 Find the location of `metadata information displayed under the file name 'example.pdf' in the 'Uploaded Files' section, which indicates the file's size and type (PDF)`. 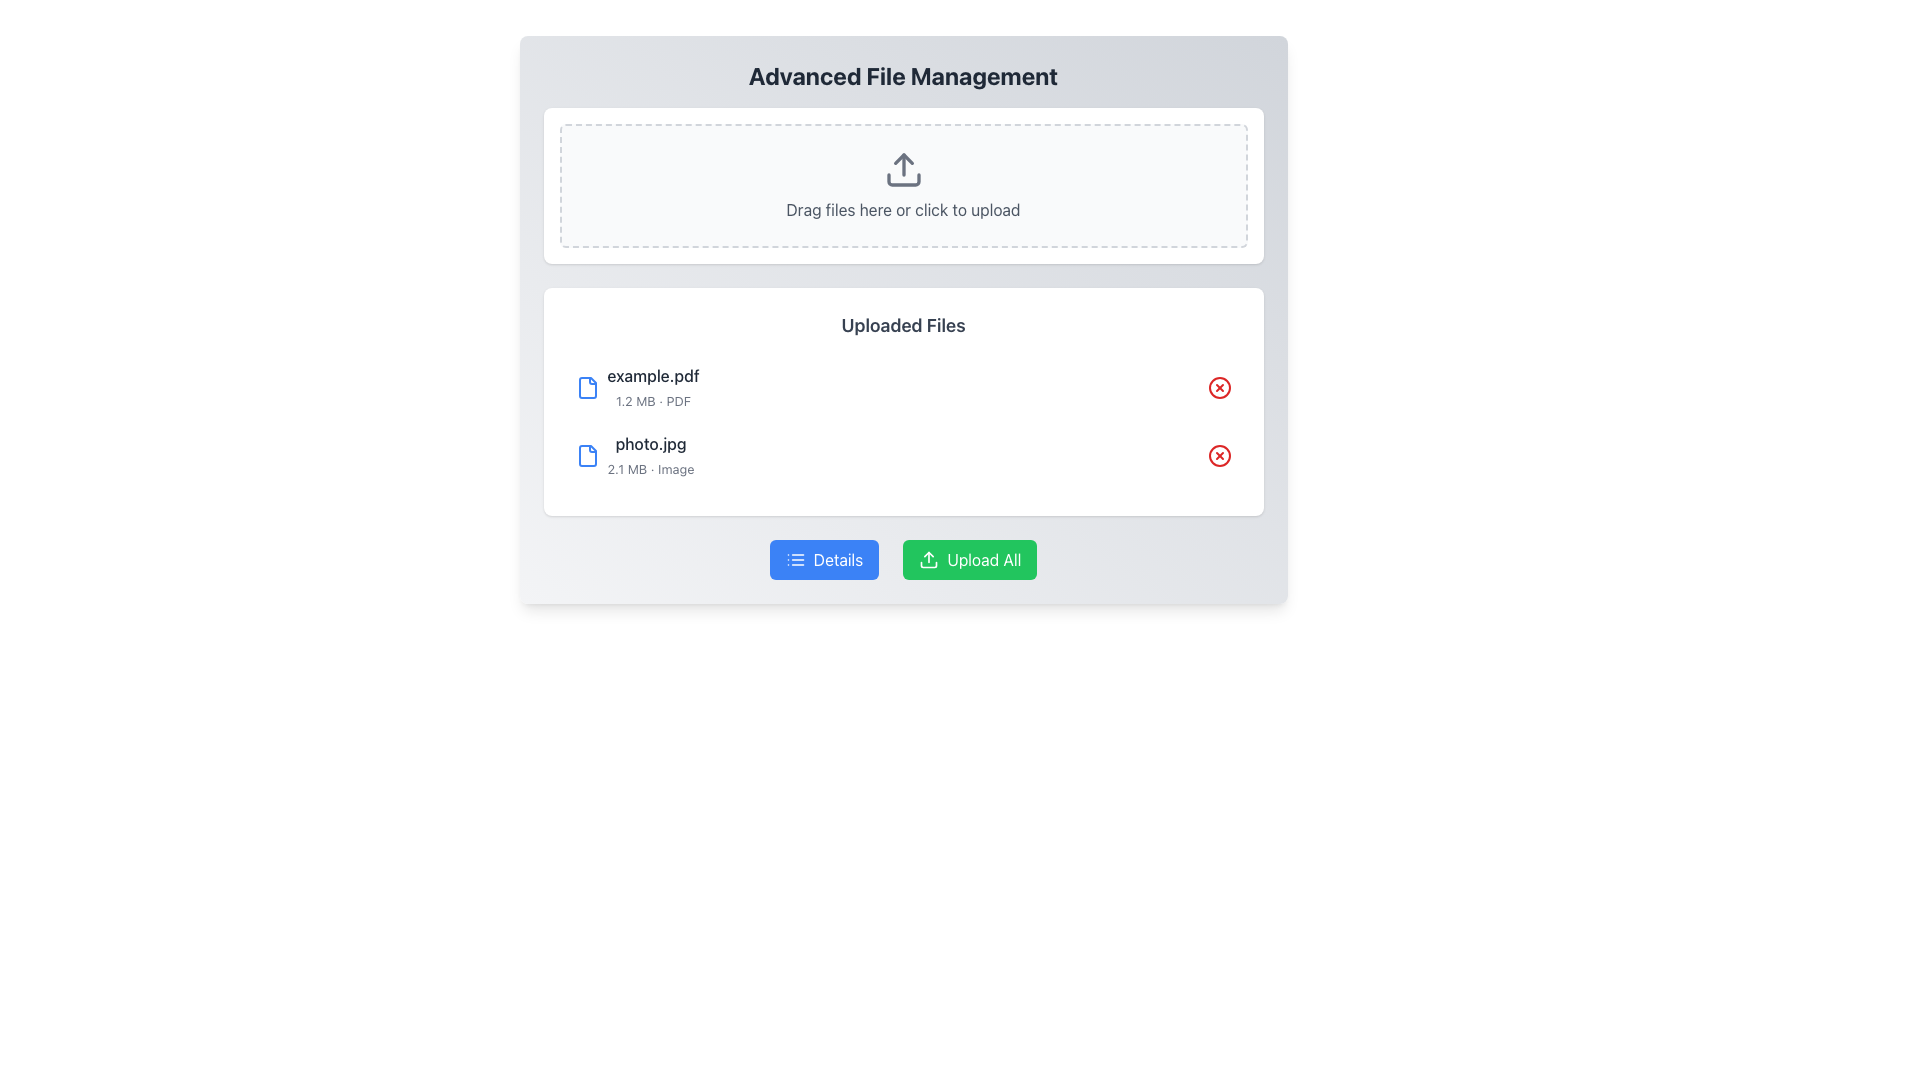

metadata information displayed under the file name 'example.pdf' in the 'Uploaded Files' section, which indicates the file's size and type (PDF) is located at coordinates (653, 401).